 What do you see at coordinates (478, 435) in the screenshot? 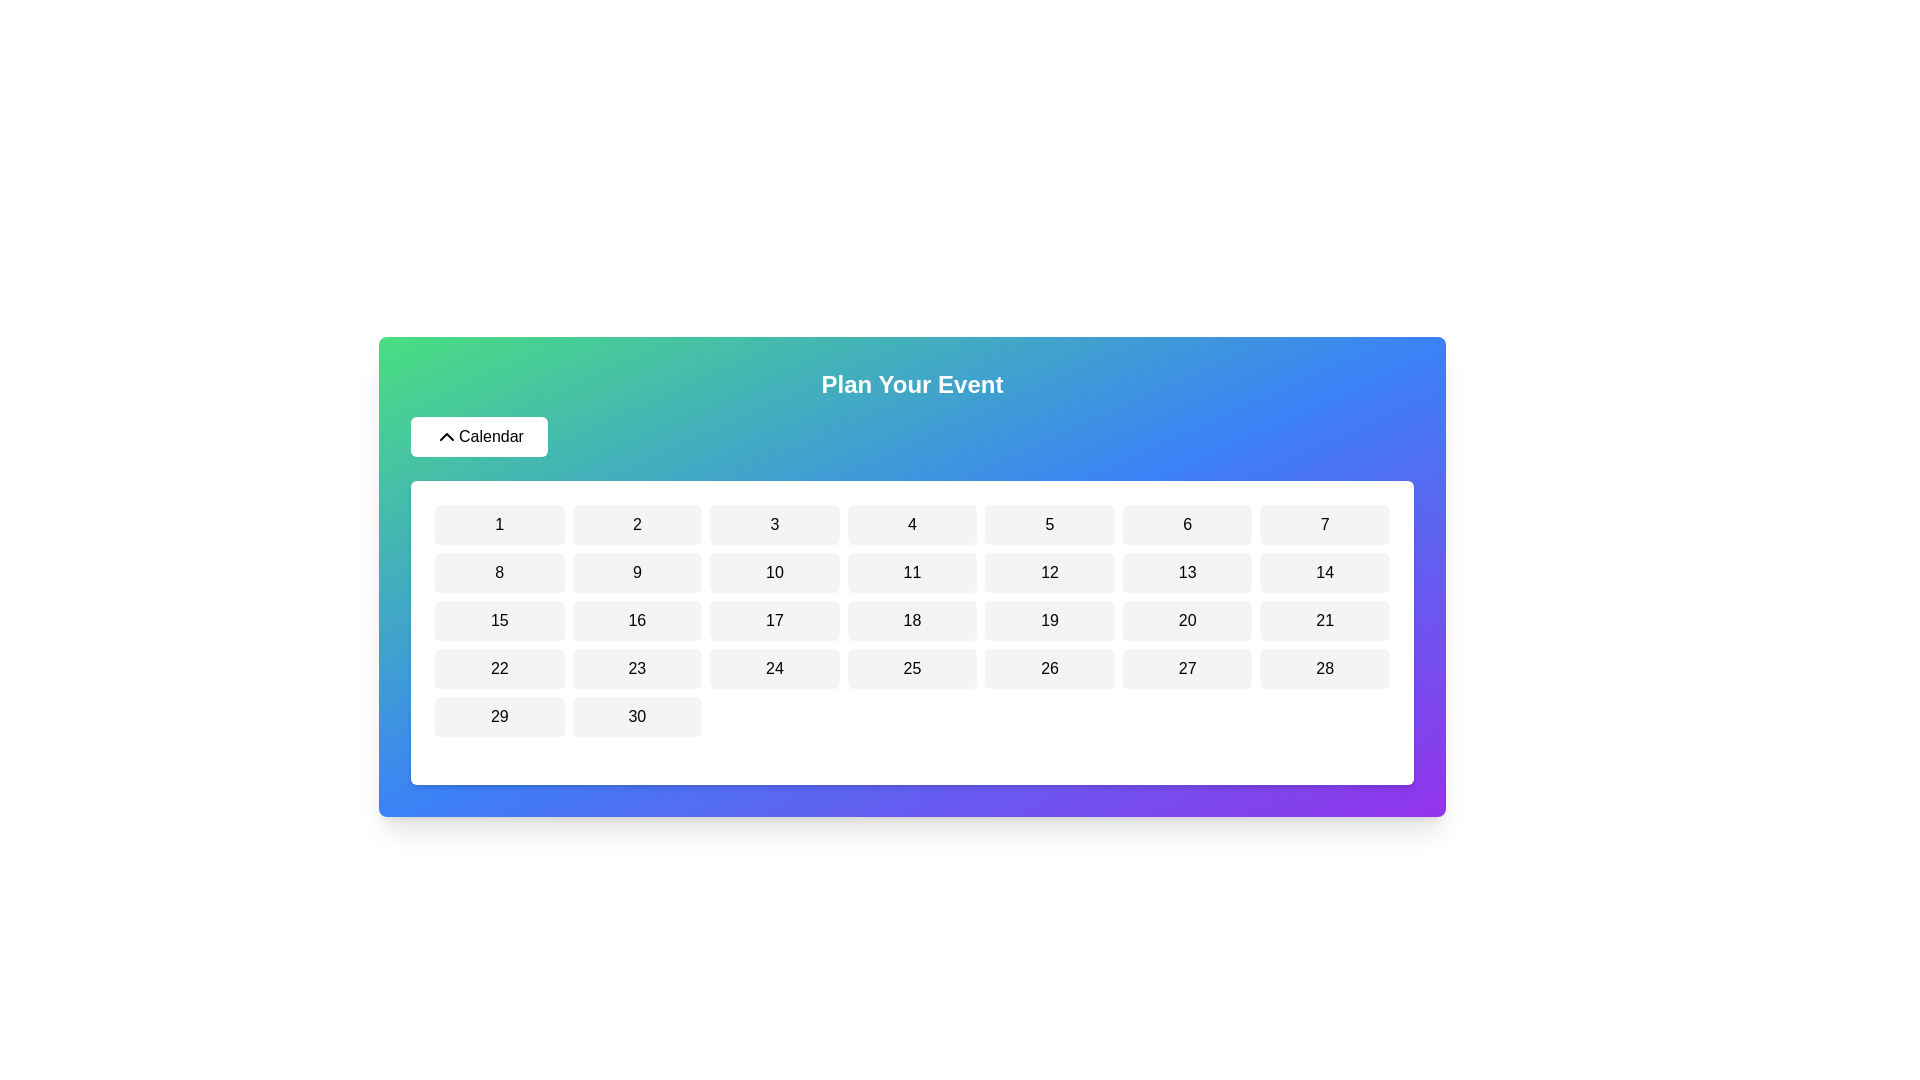
I see `the toggle button located below the heading 'Plan Your Event'` at bounding box center [478, 435].